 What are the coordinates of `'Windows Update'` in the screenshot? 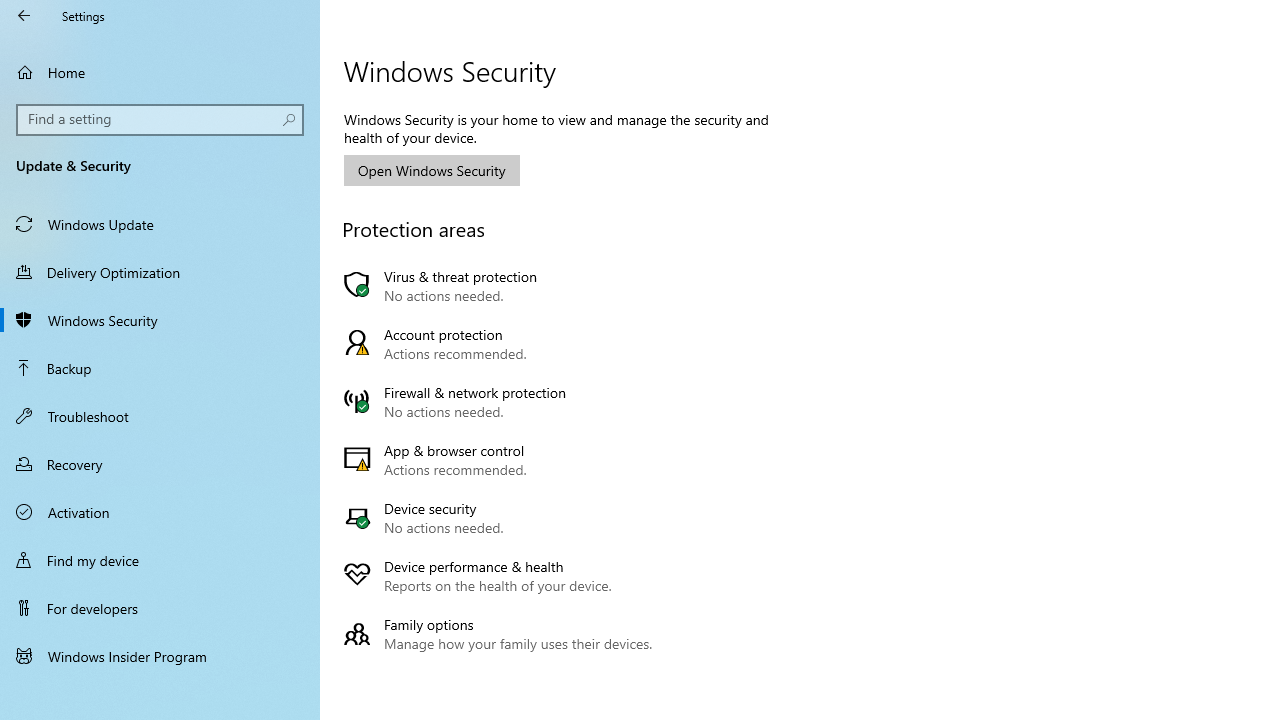 It's located at (160, 223).